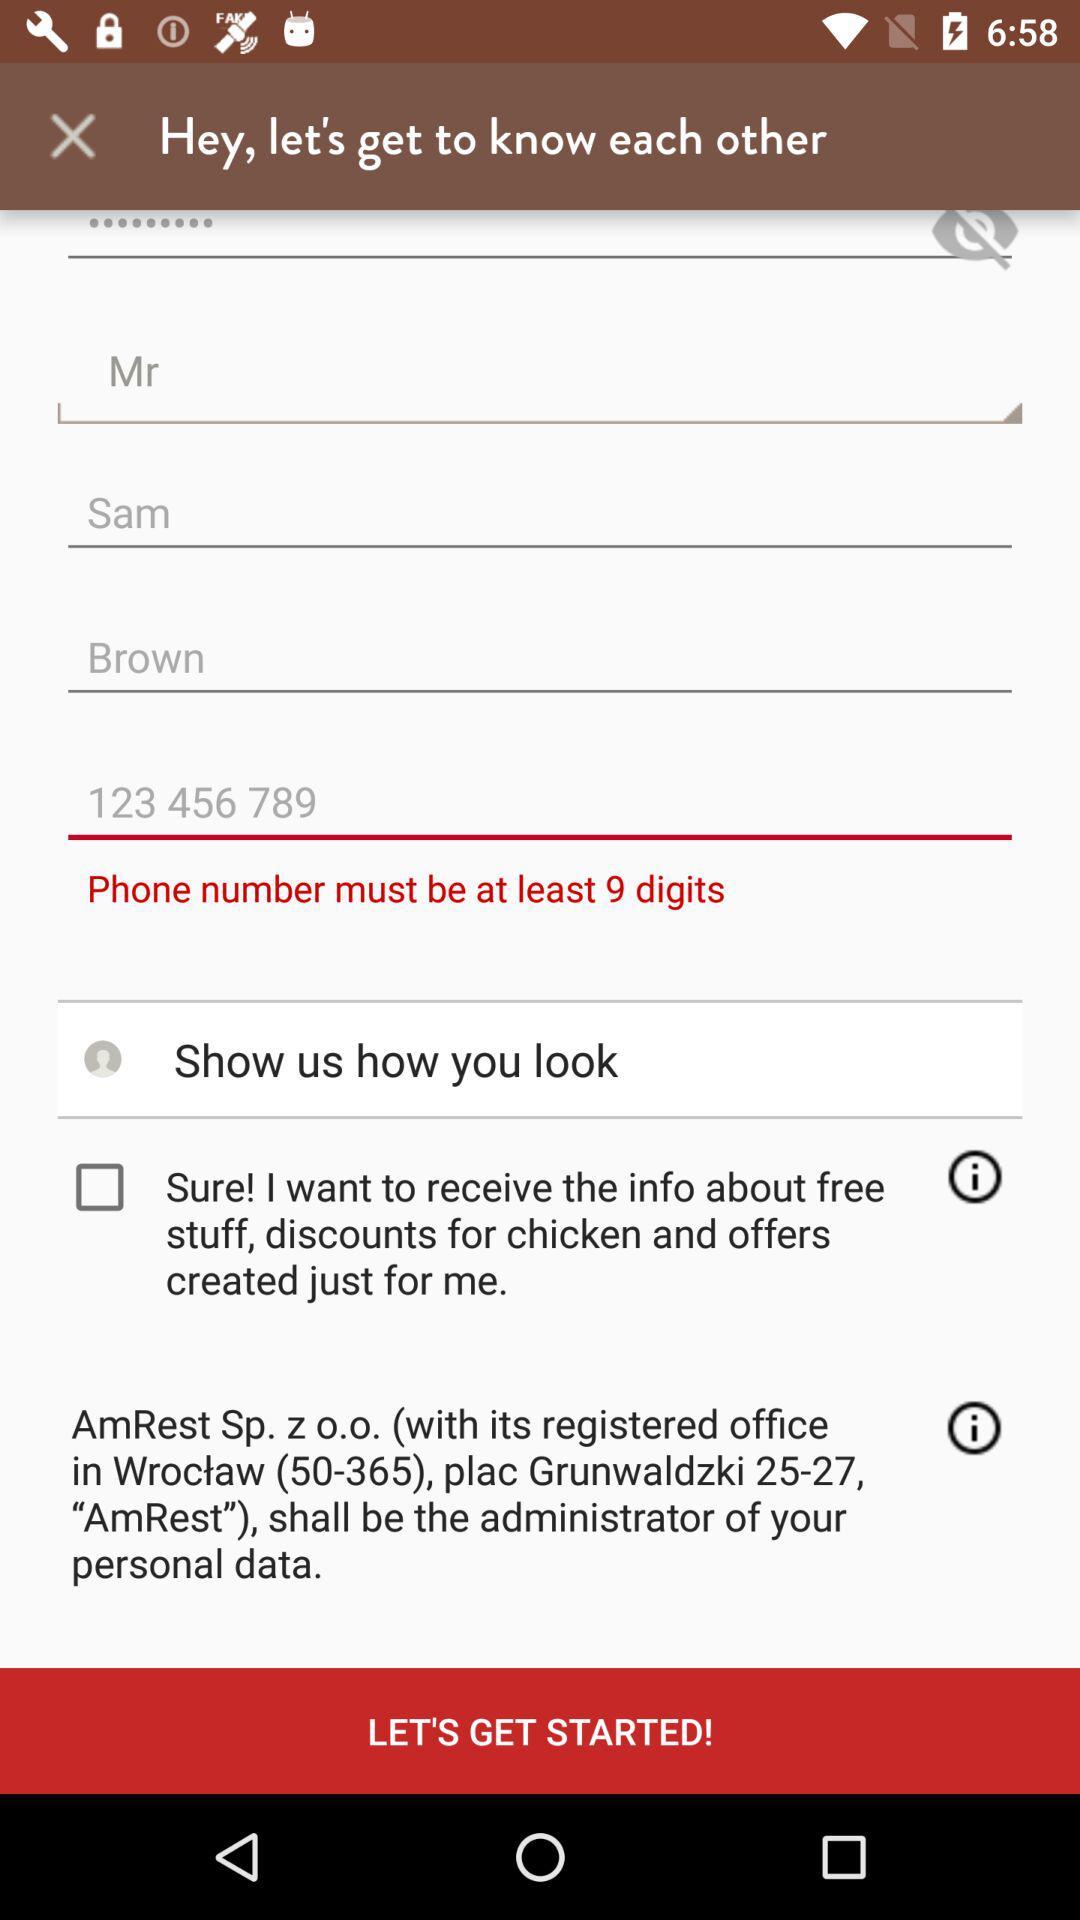  Describe the element at coordinates (72, 135) in the screenshot. I see `icon at the top left corner` at that location.